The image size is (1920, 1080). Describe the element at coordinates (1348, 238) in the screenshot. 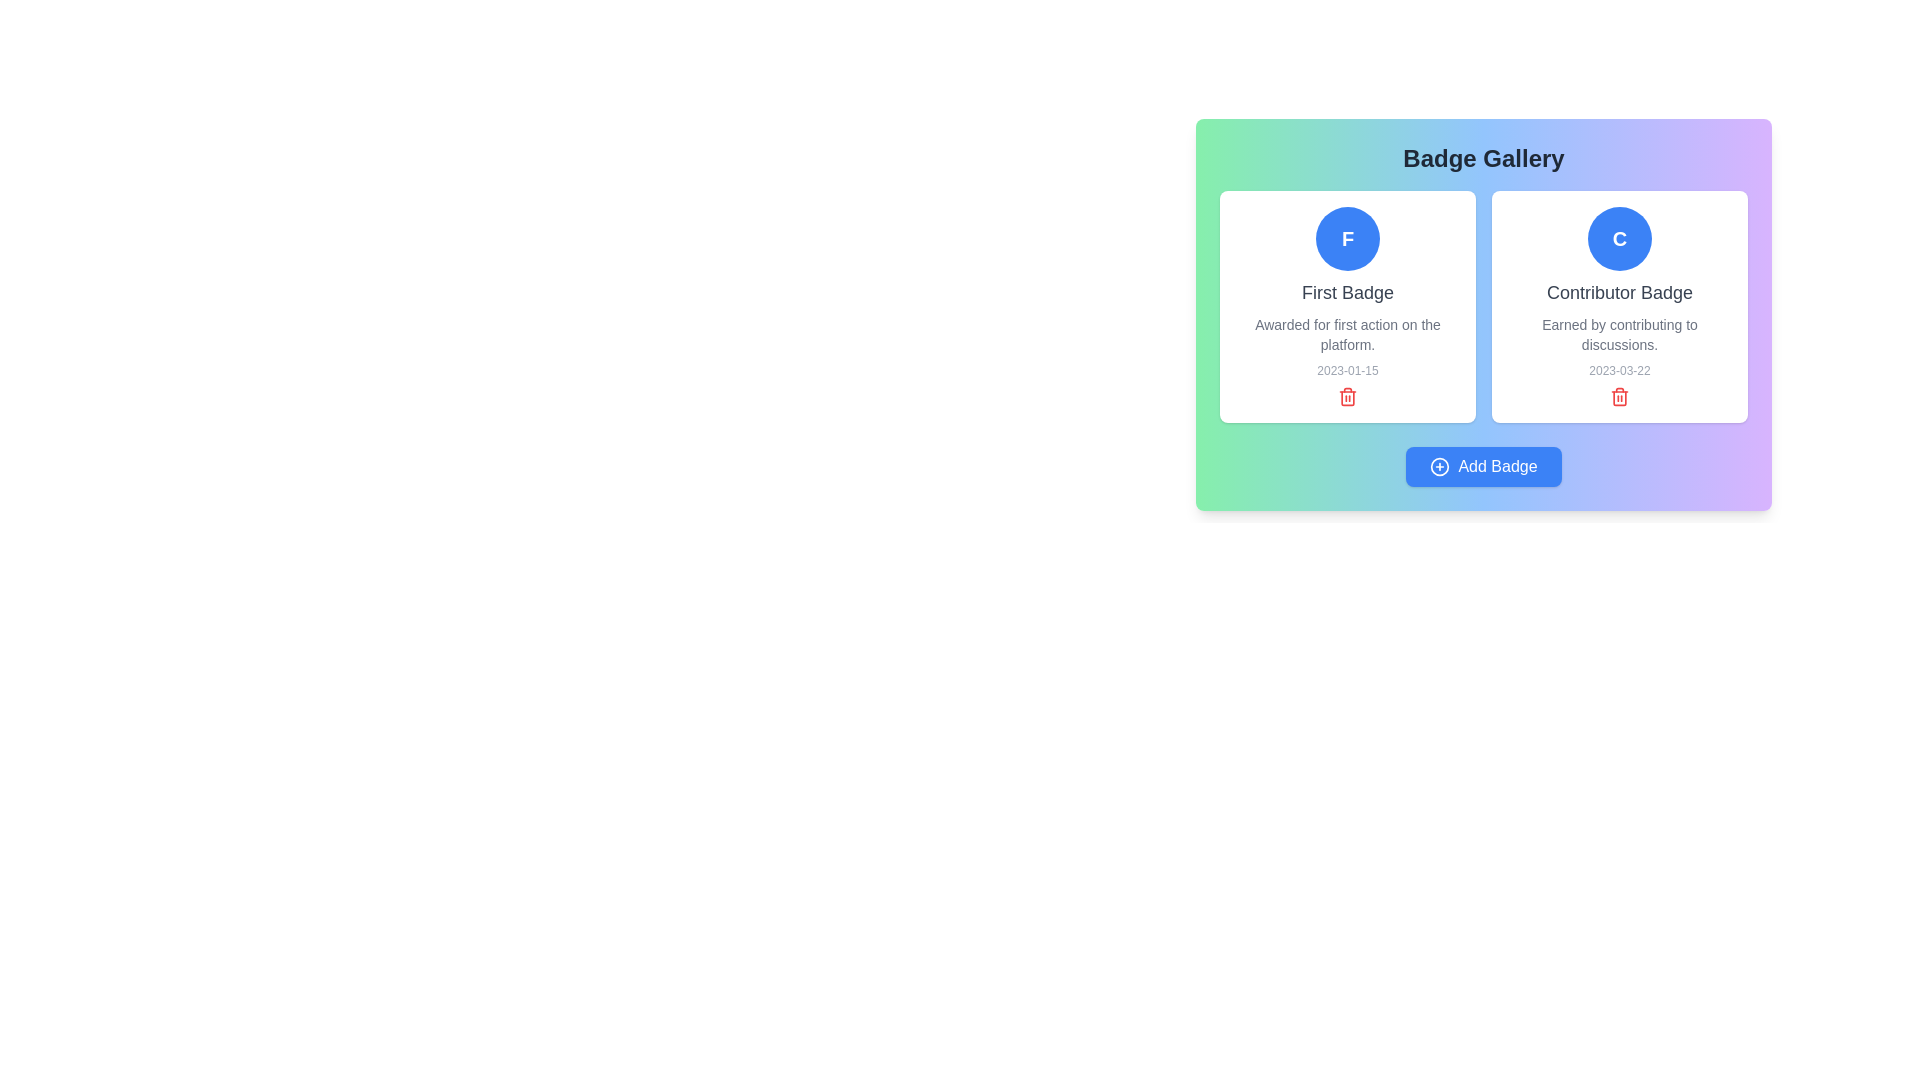

I see `the circular badge with a bright blue background and a white 'F' letter, located in the top-left area of the 'First Badge' card` at that location.